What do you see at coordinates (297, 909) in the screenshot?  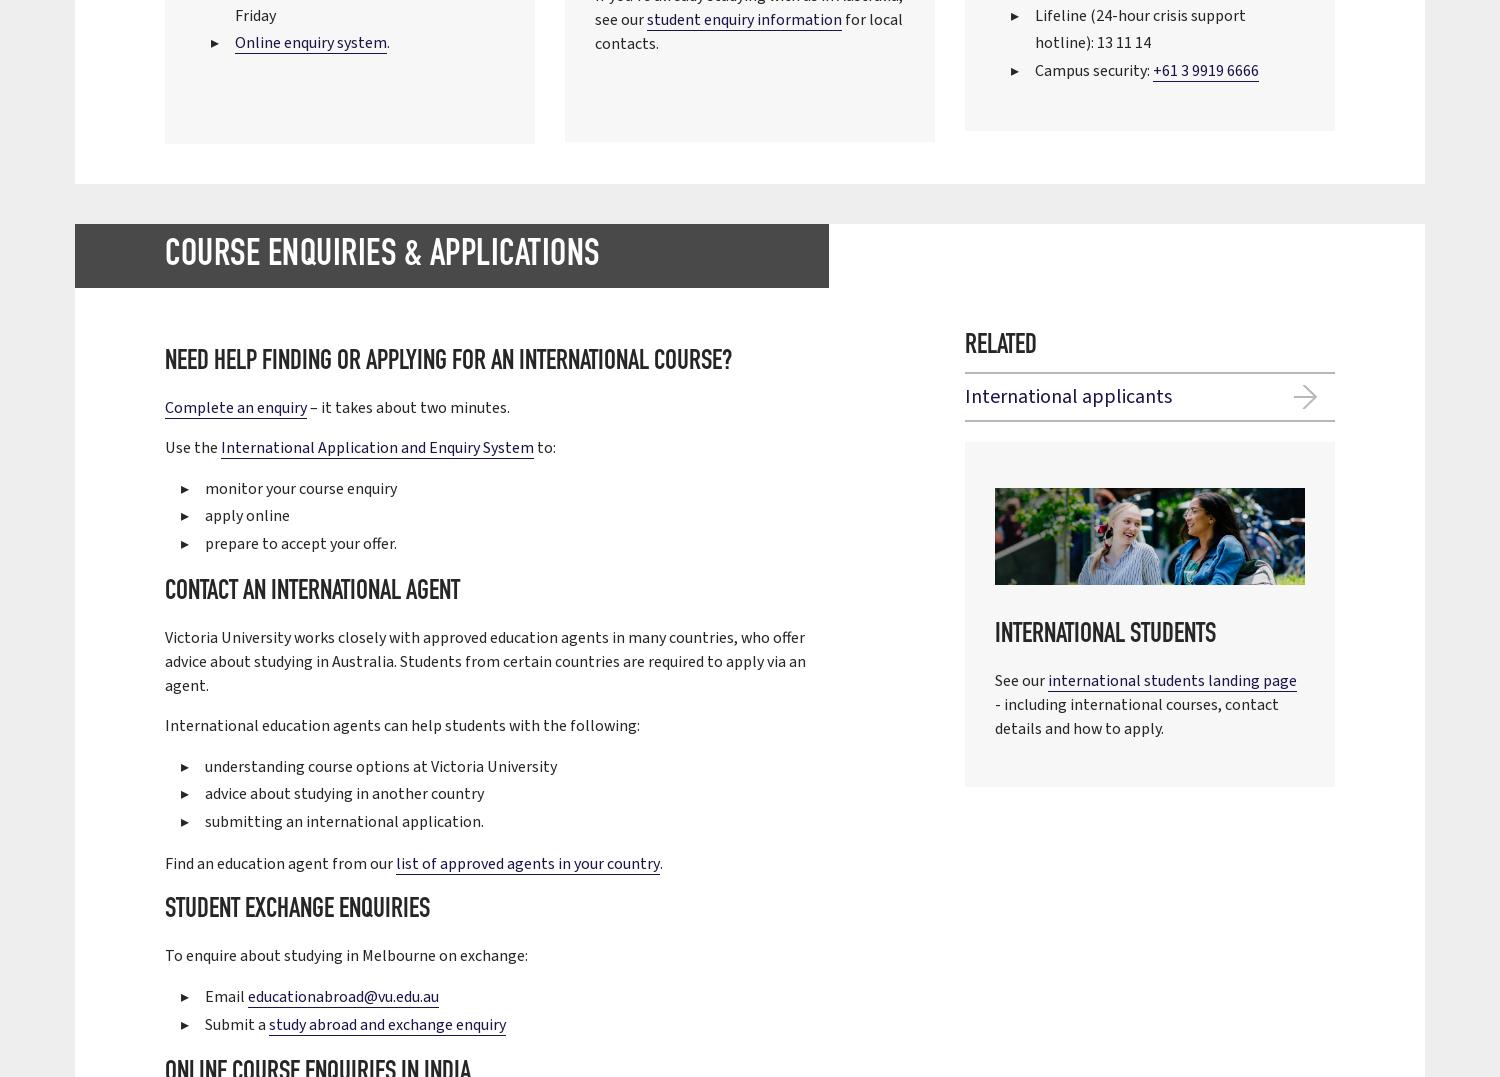 I see `'Student exchange enquiries'` at bounding box center [297, 909].